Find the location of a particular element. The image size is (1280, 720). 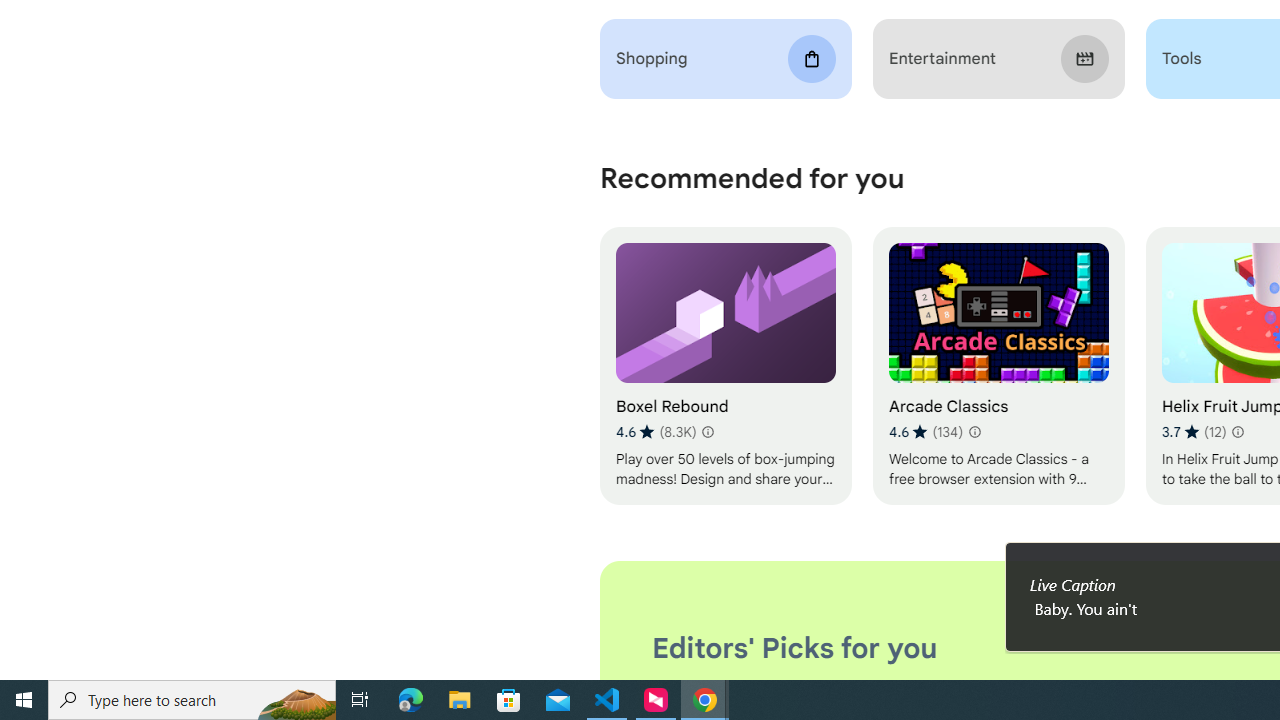

'Average rating 4.6 out of 5 stars. 134 ratings.' is located at coordinates (924, 431).